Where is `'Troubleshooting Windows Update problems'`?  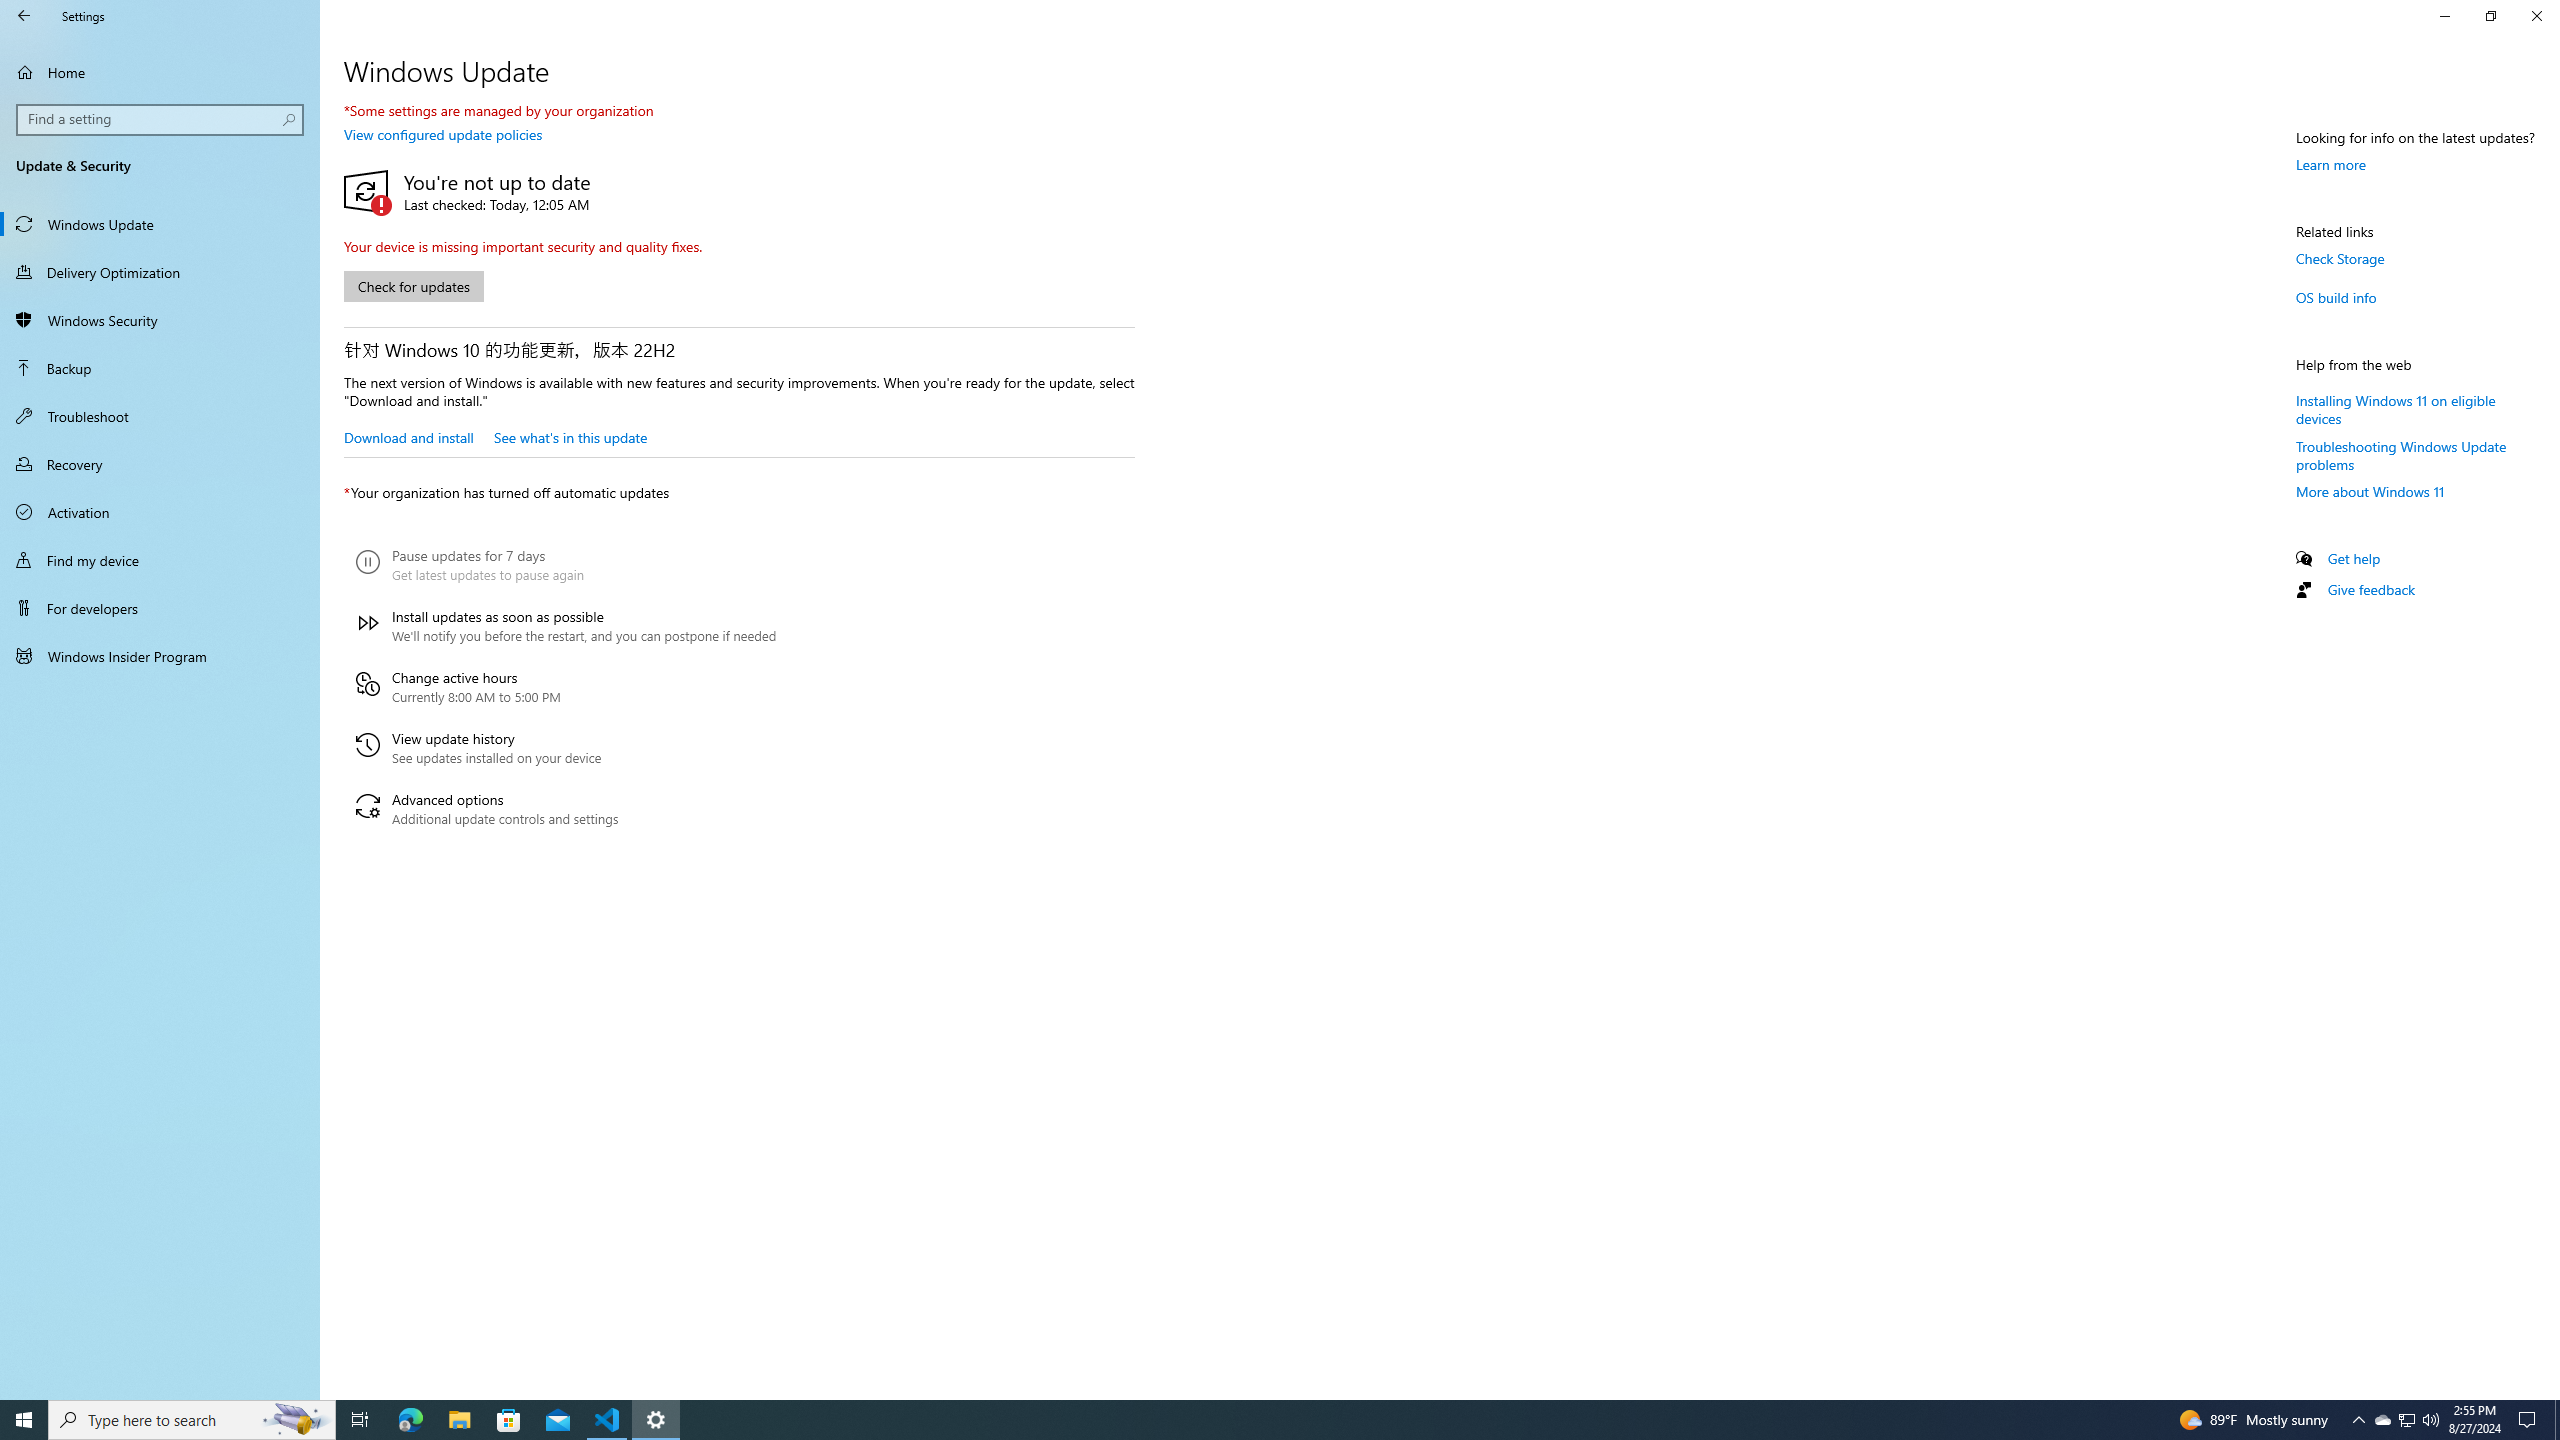 'Troubleshooting Windows Update problems' is located at coordinates (2401, 455).